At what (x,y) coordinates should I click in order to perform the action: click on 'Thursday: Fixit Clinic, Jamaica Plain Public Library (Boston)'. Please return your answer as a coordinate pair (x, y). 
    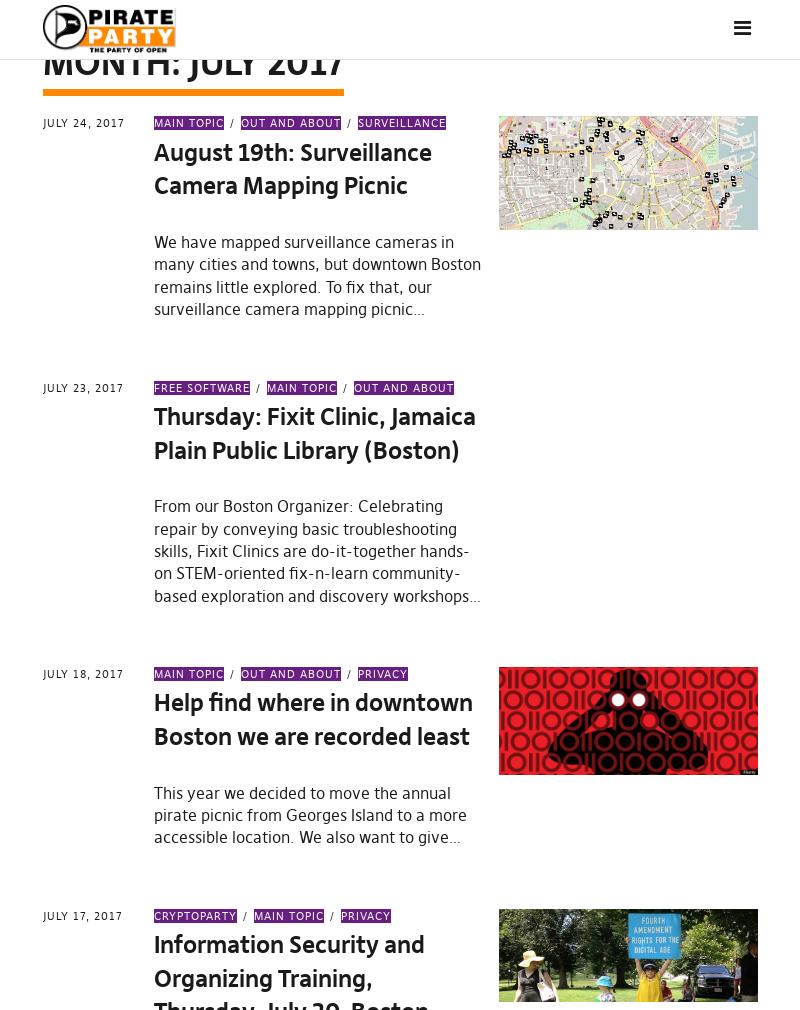
    Looking at the image, I should click on (154, 432).